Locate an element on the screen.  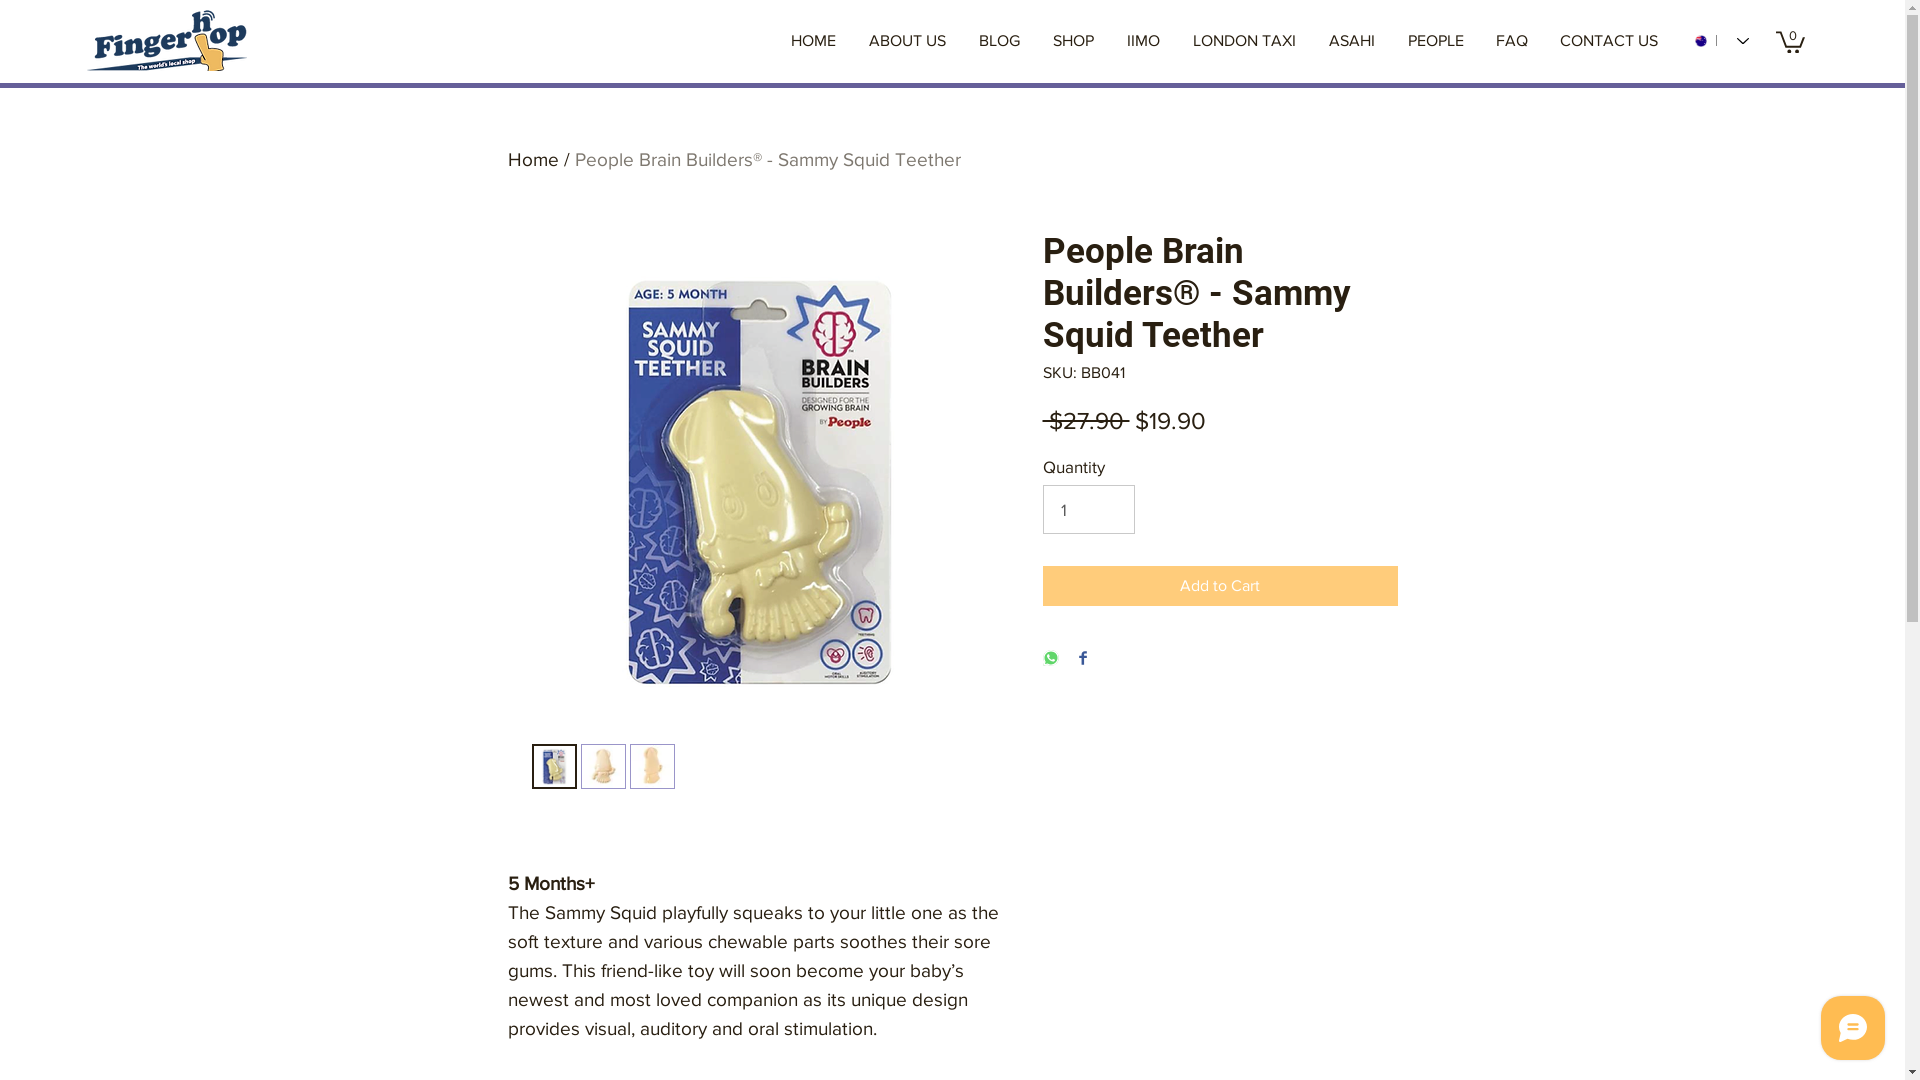
'FAQ' is located at coordinates (1512, 41).